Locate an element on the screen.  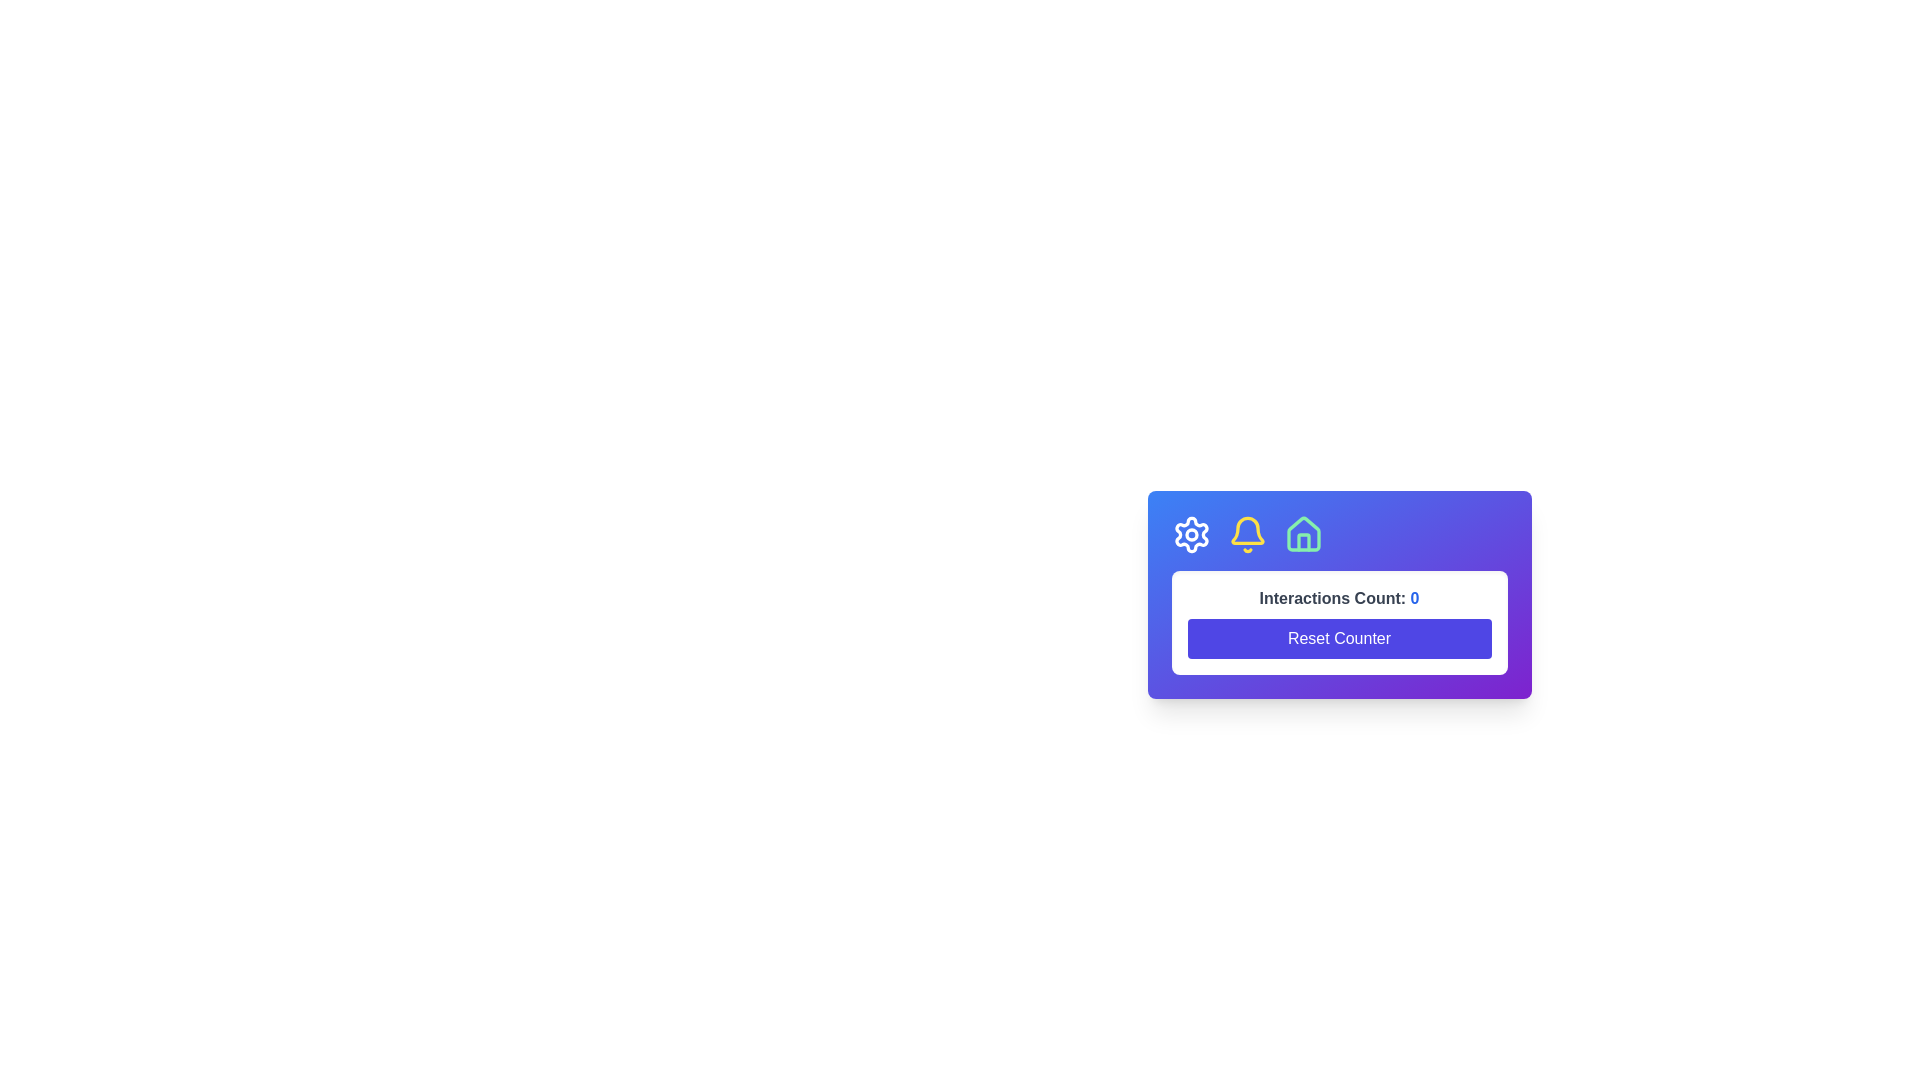
the small circular graphic element, which is a dot located at the center of the gear icon on the top-left of the interface is located at coordinates (1191, 534).